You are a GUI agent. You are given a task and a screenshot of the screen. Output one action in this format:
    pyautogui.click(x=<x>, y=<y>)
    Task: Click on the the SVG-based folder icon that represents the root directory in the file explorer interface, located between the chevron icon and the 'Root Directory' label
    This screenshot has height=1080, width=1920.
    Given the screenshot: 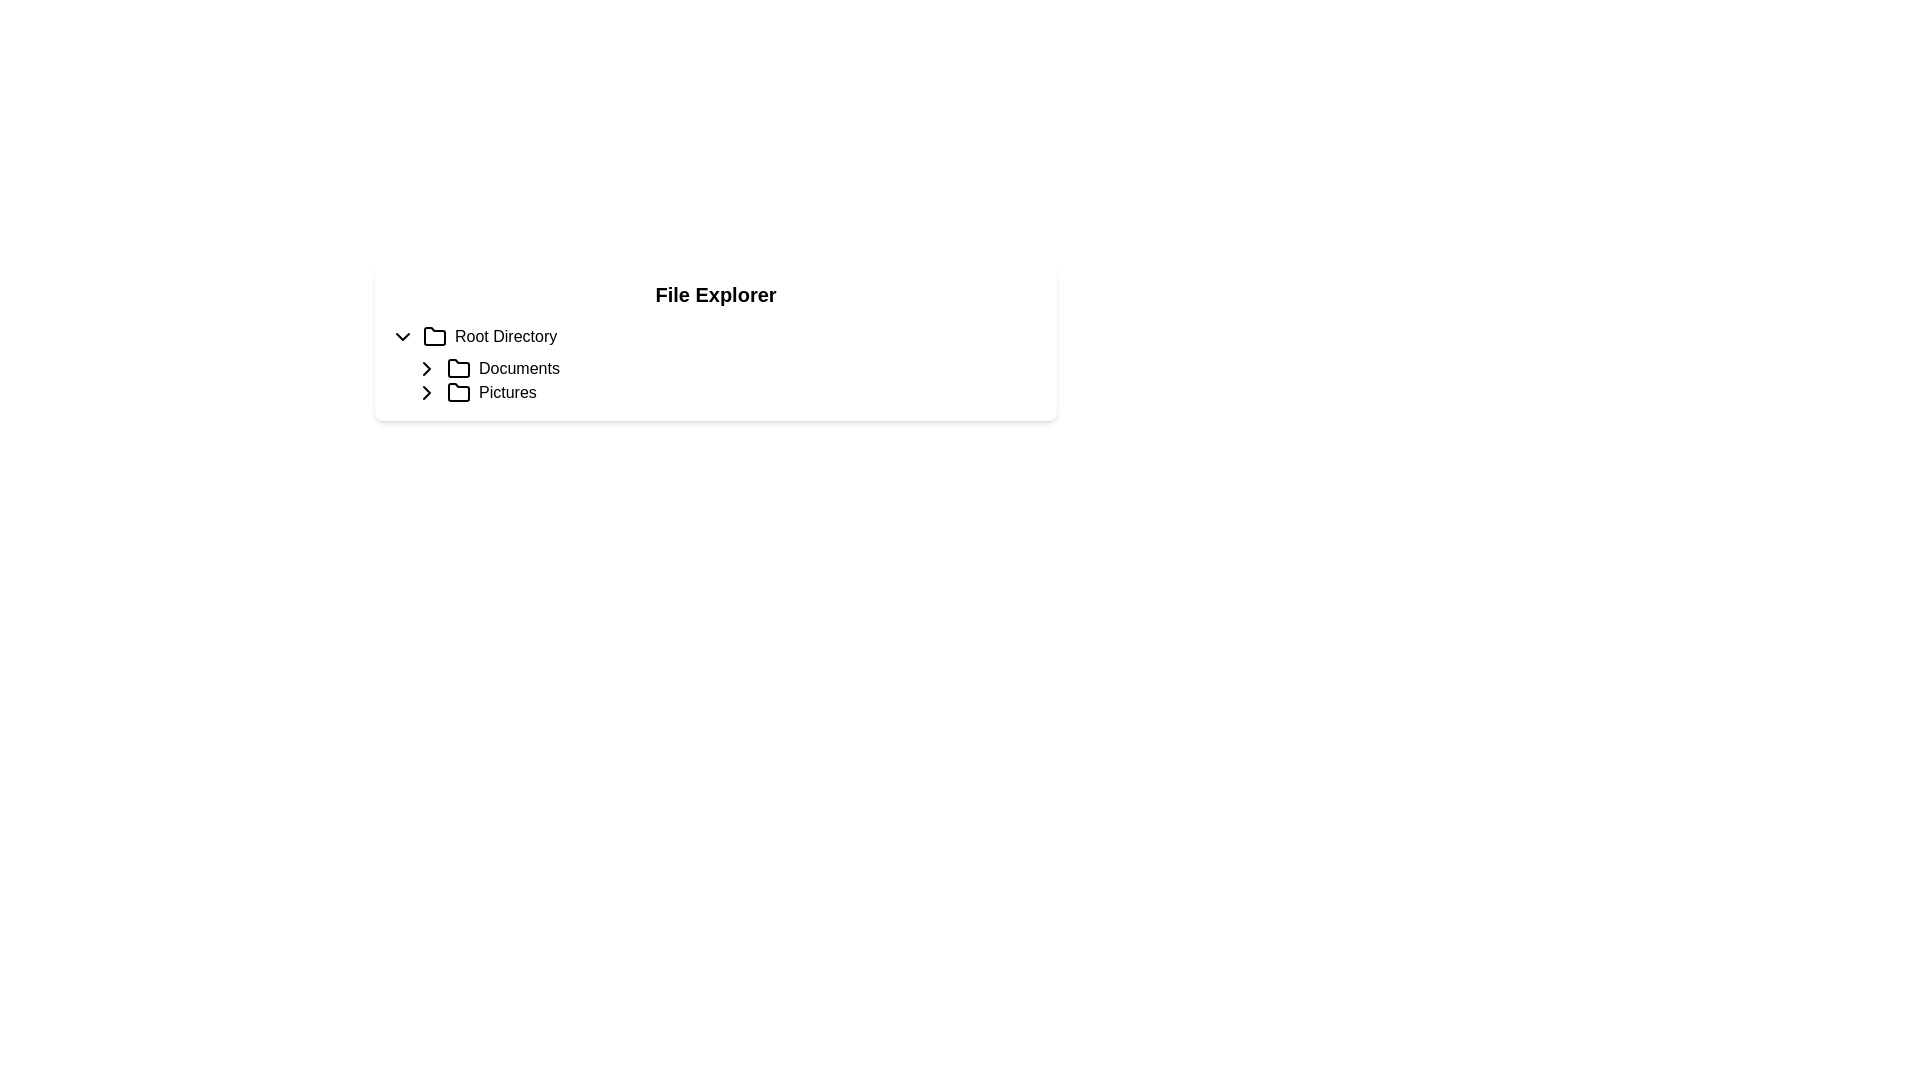 What is the action you would take?
    pyautogui.click(x=434, y=335)
    